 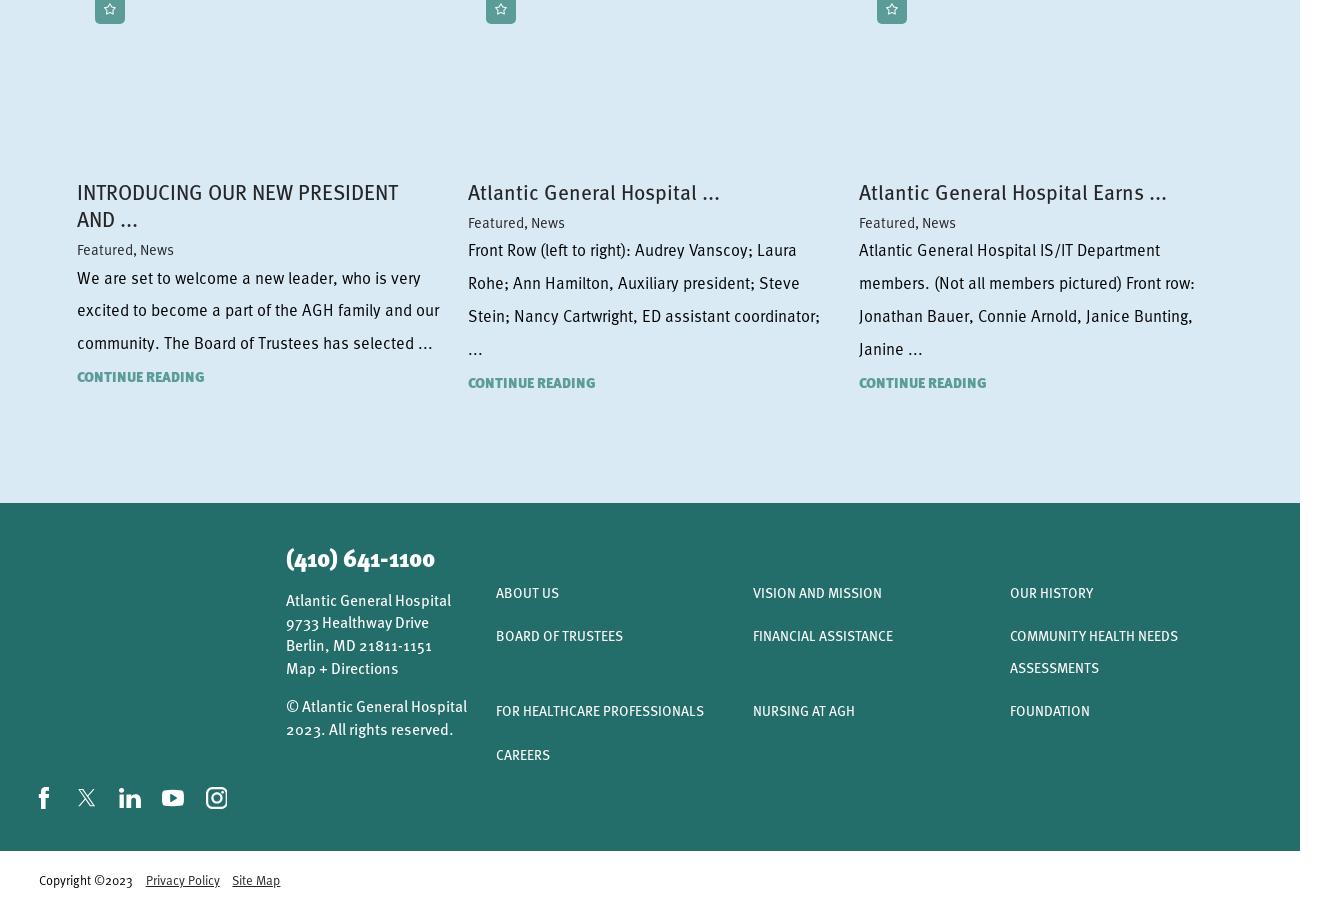 What do you see at coordinates (359, 556) in the screenshot?
I see `'(410) 641-1100'` at bounding box center [359, 556].